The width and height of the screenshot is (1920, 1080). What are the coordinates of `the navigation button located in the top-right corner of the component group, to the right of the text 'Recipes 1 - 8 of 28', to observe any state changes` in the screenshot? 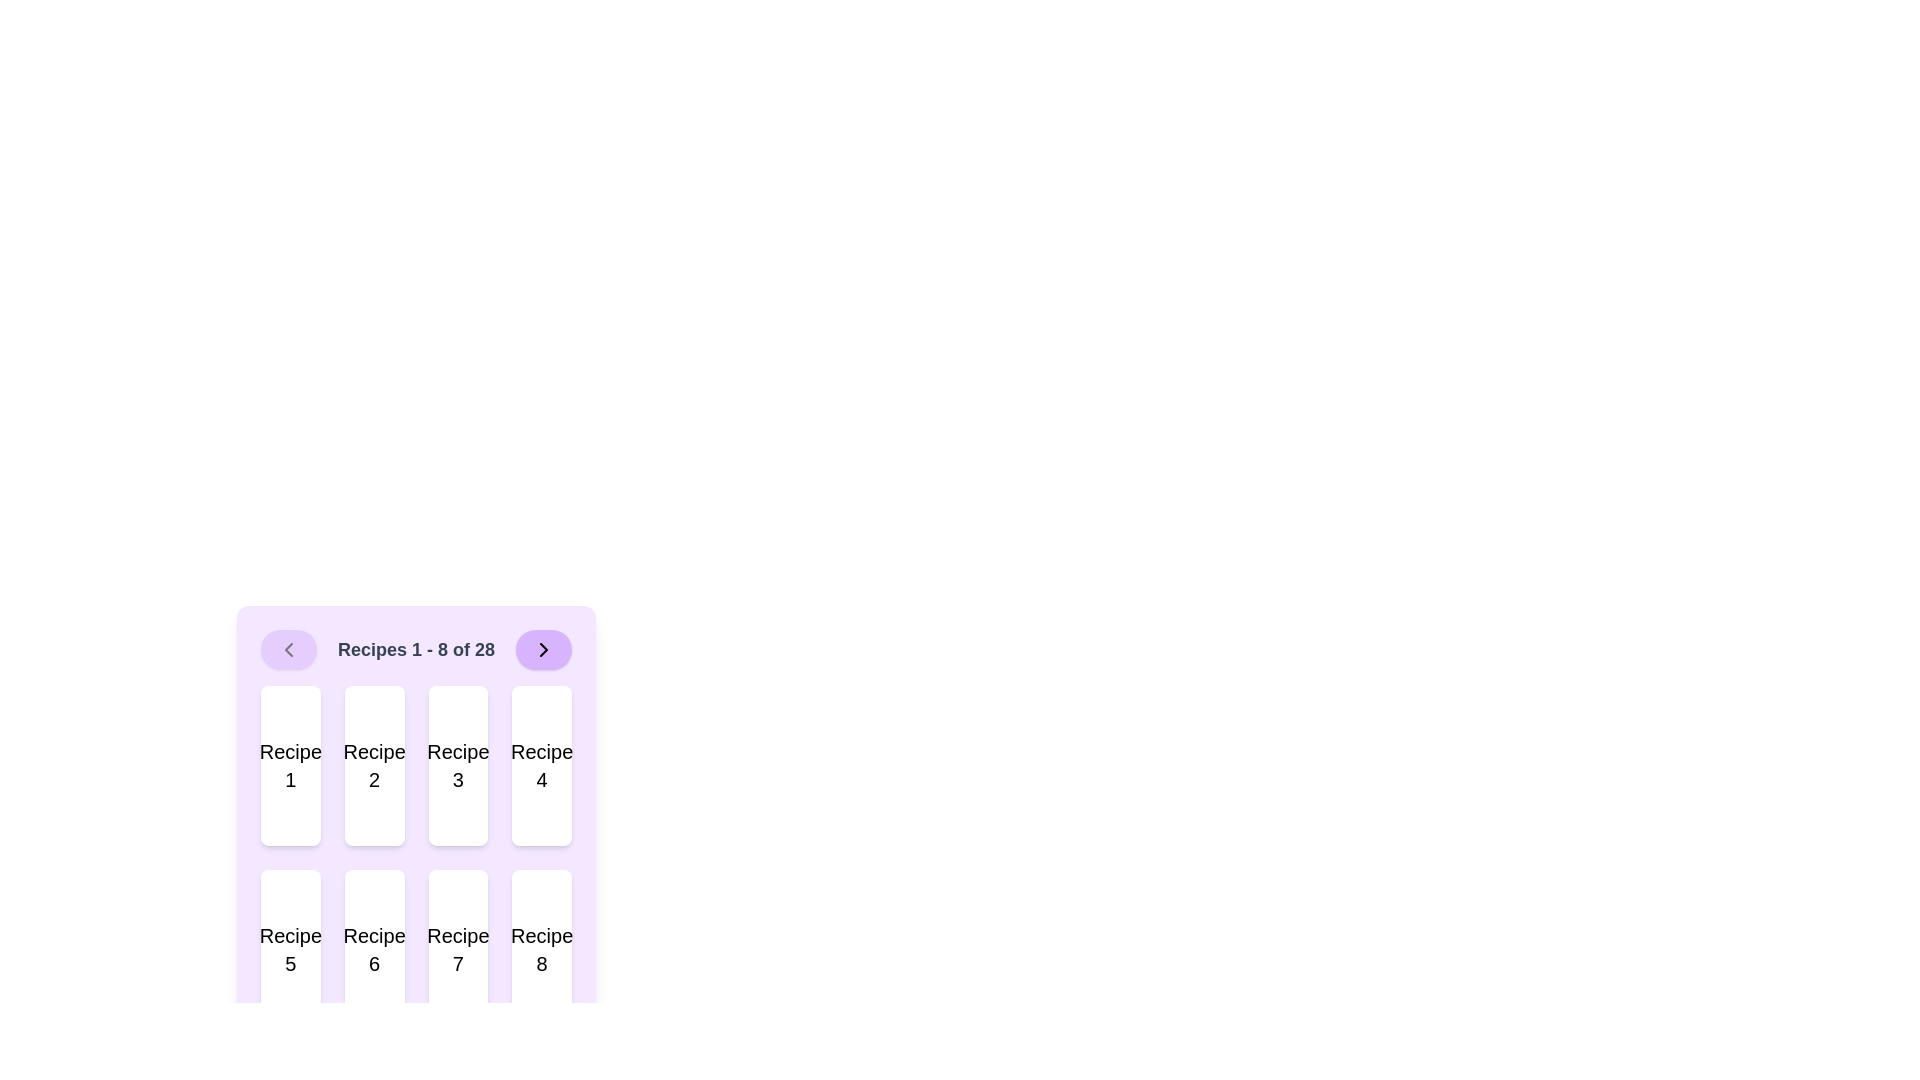 It's located at (543, 650).